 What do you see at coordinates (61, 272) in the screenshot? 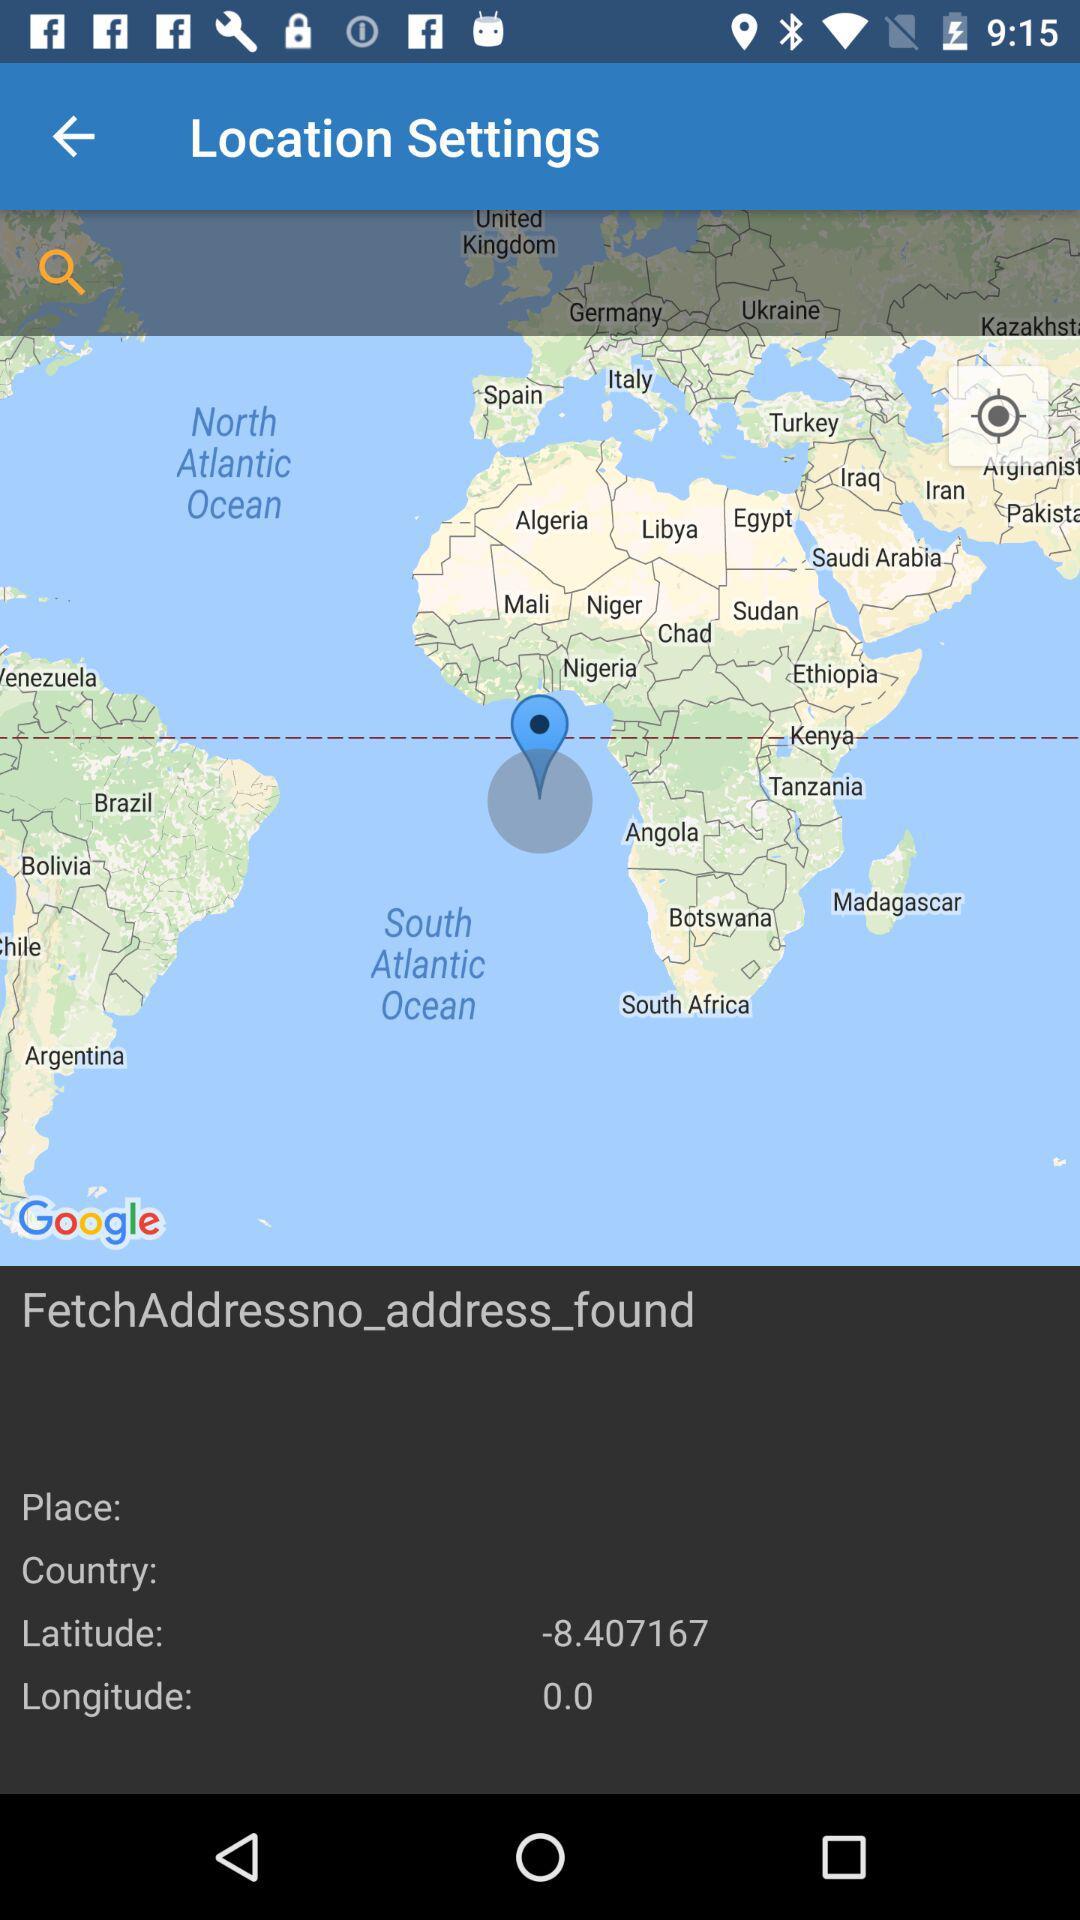
I see `the search icon` at bounding box center [61, 272].